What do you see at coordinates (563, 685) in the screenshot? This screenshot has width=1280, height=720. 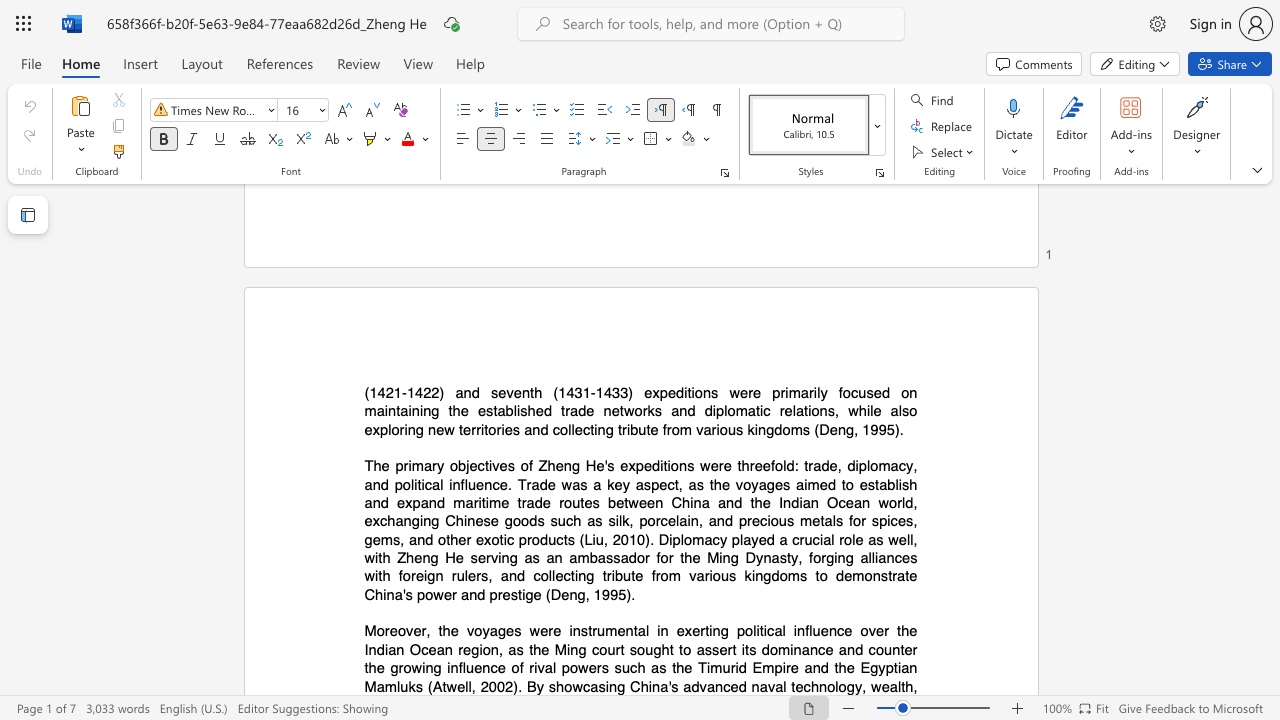 I see `the subset text "owcasing" within the text "showcasing"` at bounding box center [563, 685].